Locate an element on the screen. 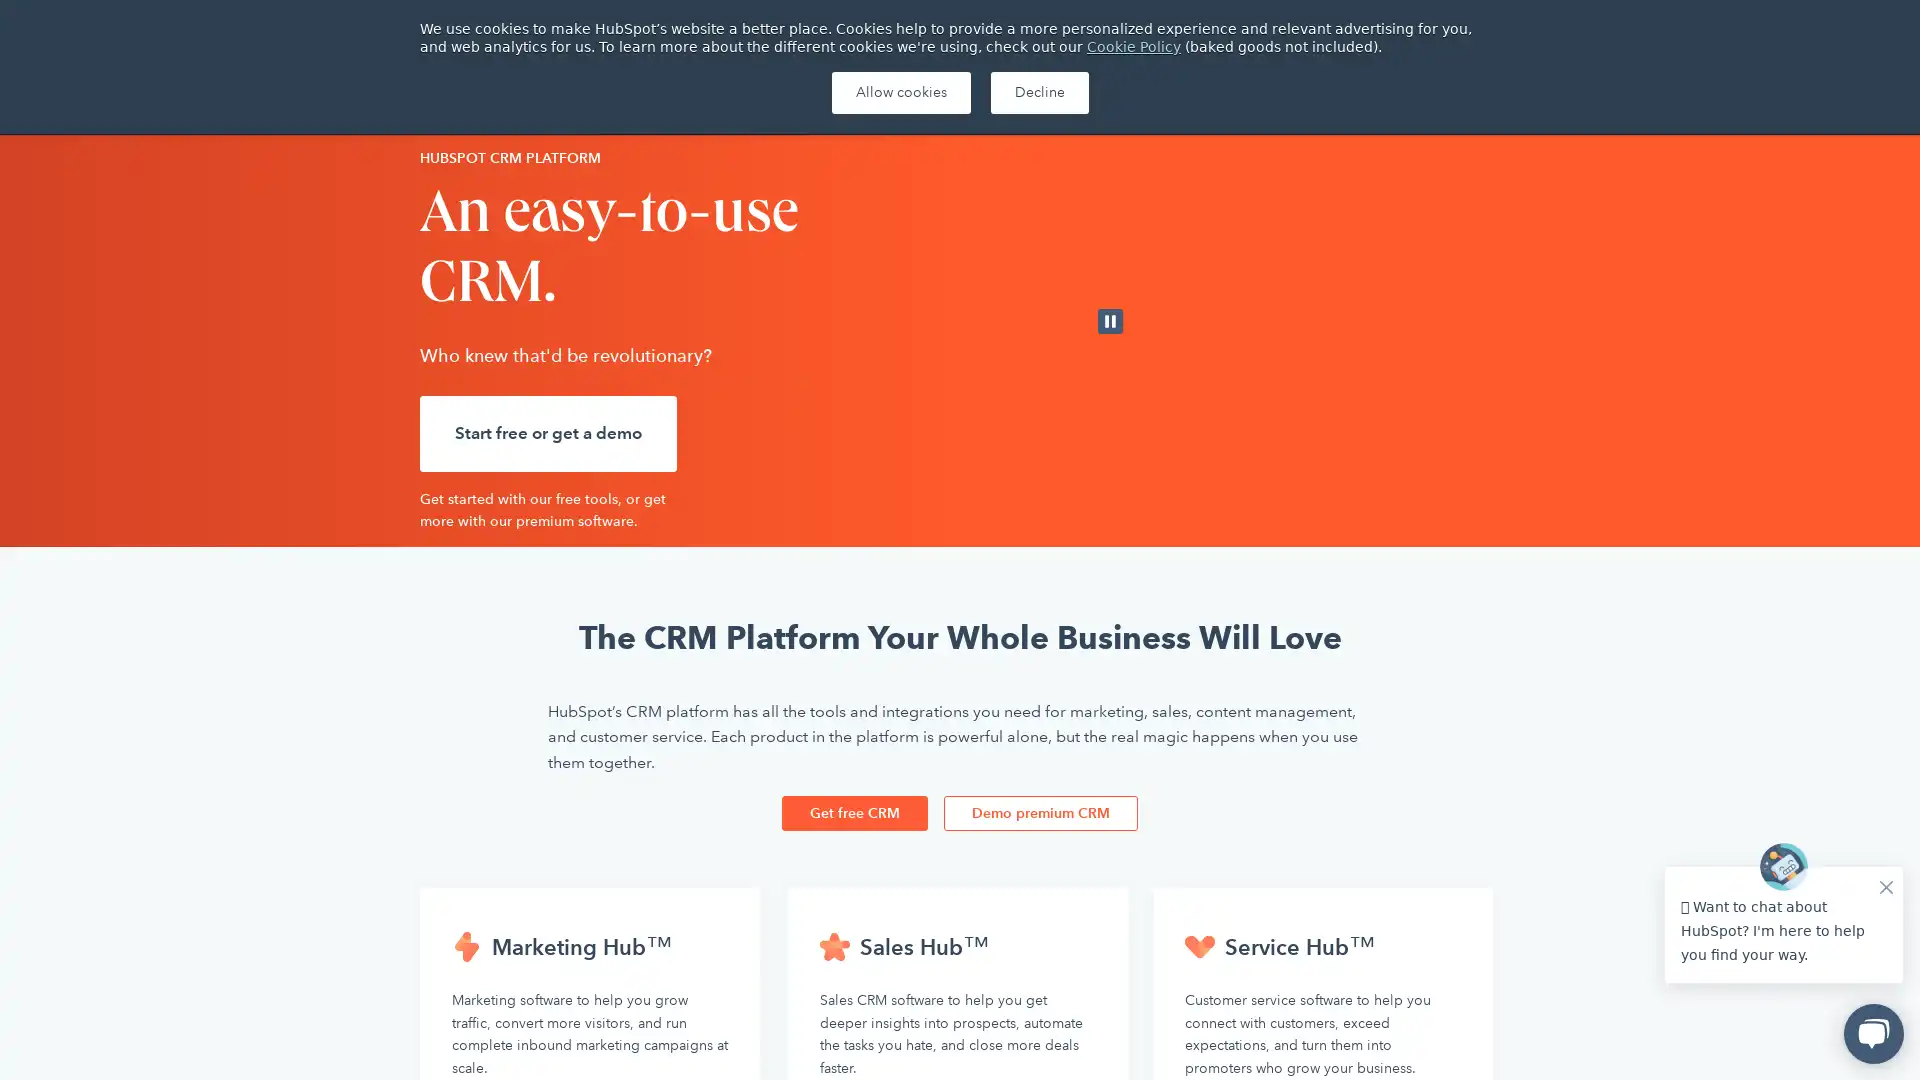 This screenshot has height=1080, width=1920. Software is located at coordinates (646, 93).